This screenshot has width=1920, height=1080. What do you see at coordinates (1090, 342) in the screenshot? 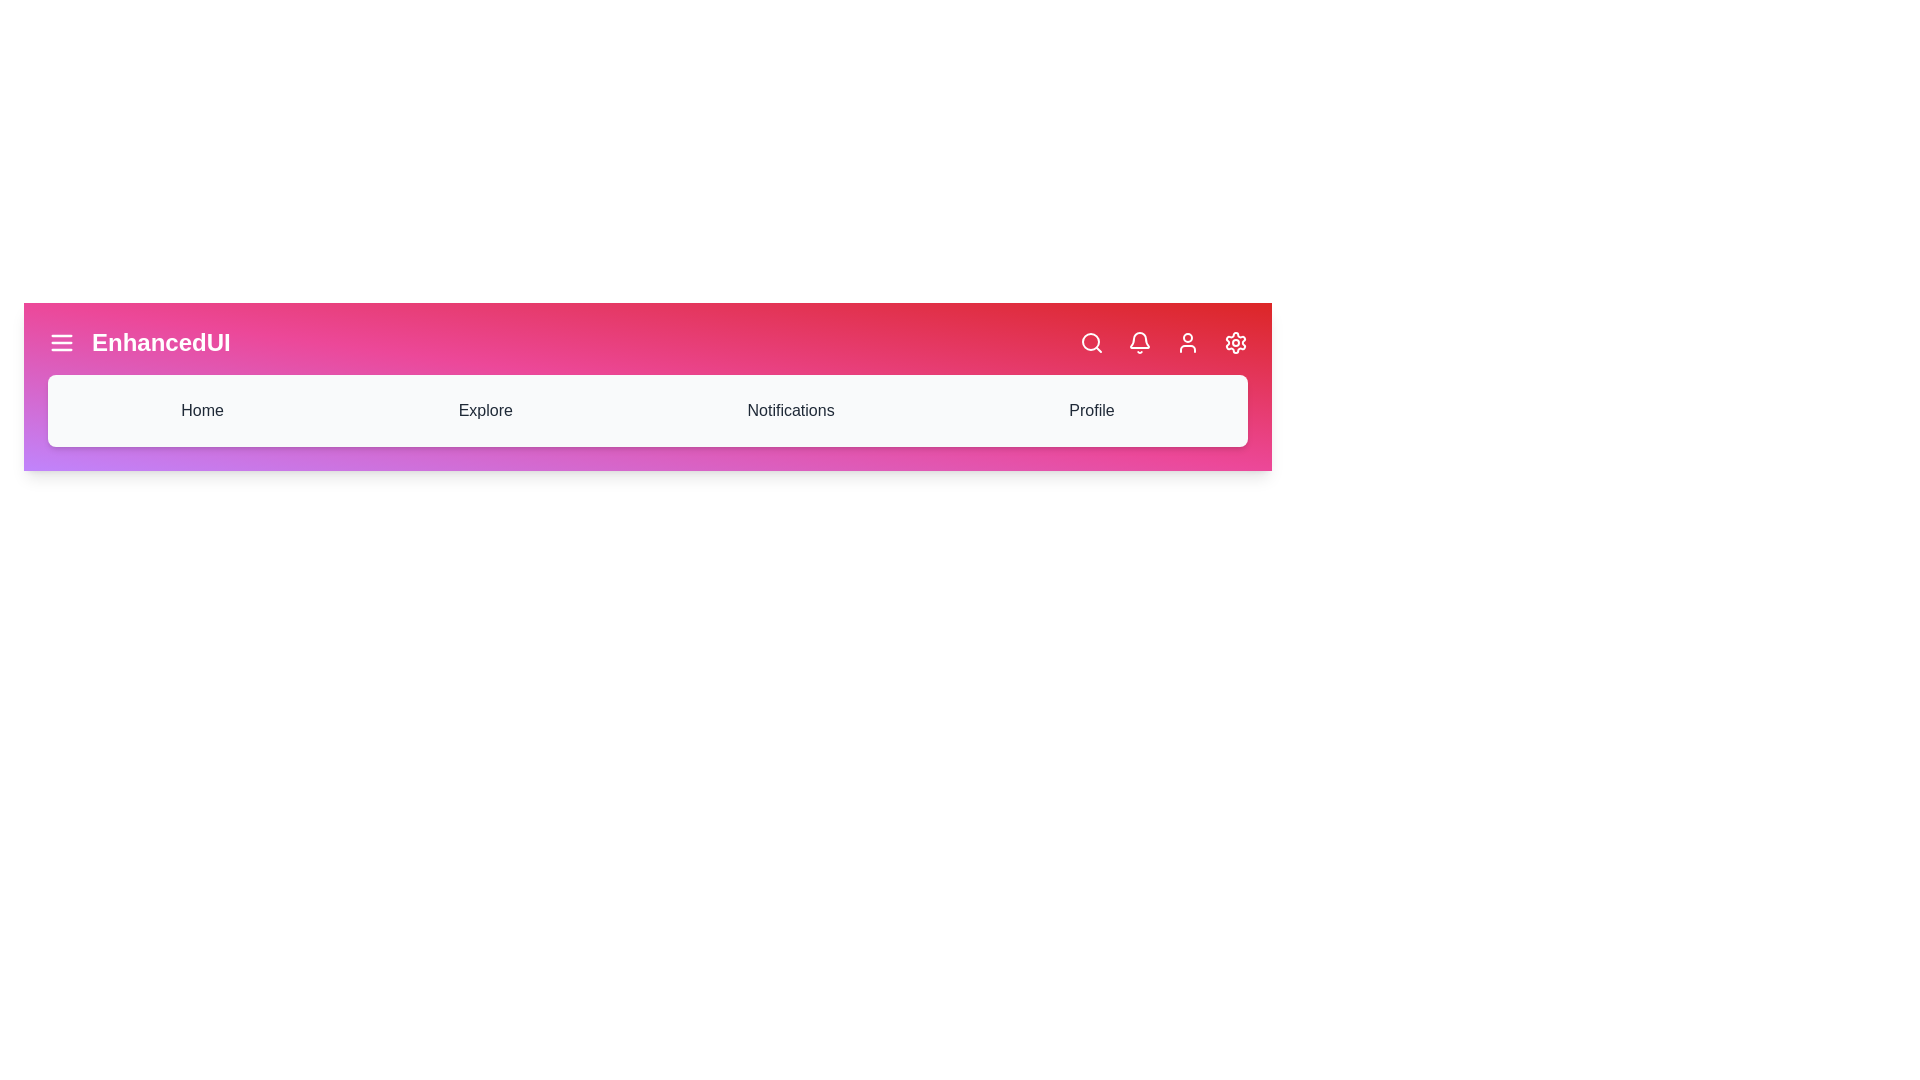
I see `the icon corresponding to Search` at bounding box center [1090, 342].